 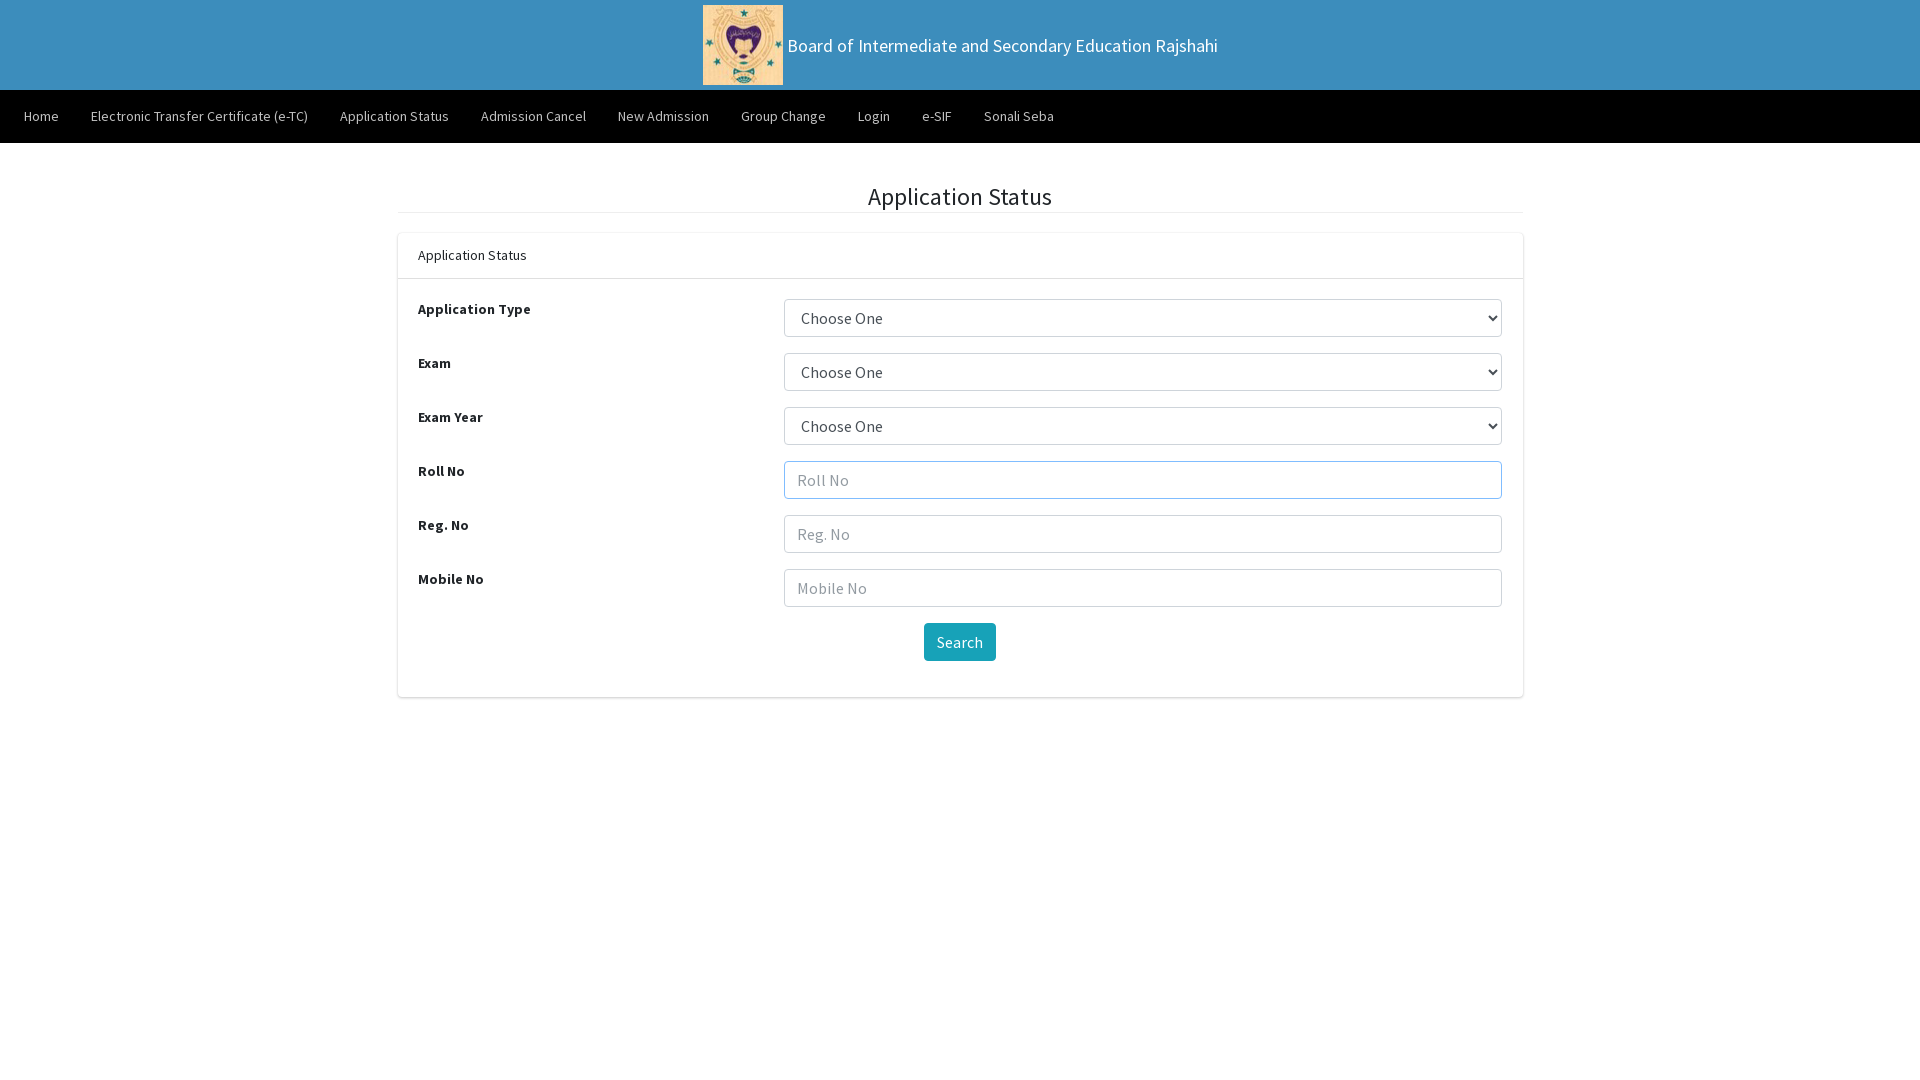 What do you see at coordinates (1018, 116) in the screenshot?
I see `'Sonali Seba'` at bounding box center [1018, 116].